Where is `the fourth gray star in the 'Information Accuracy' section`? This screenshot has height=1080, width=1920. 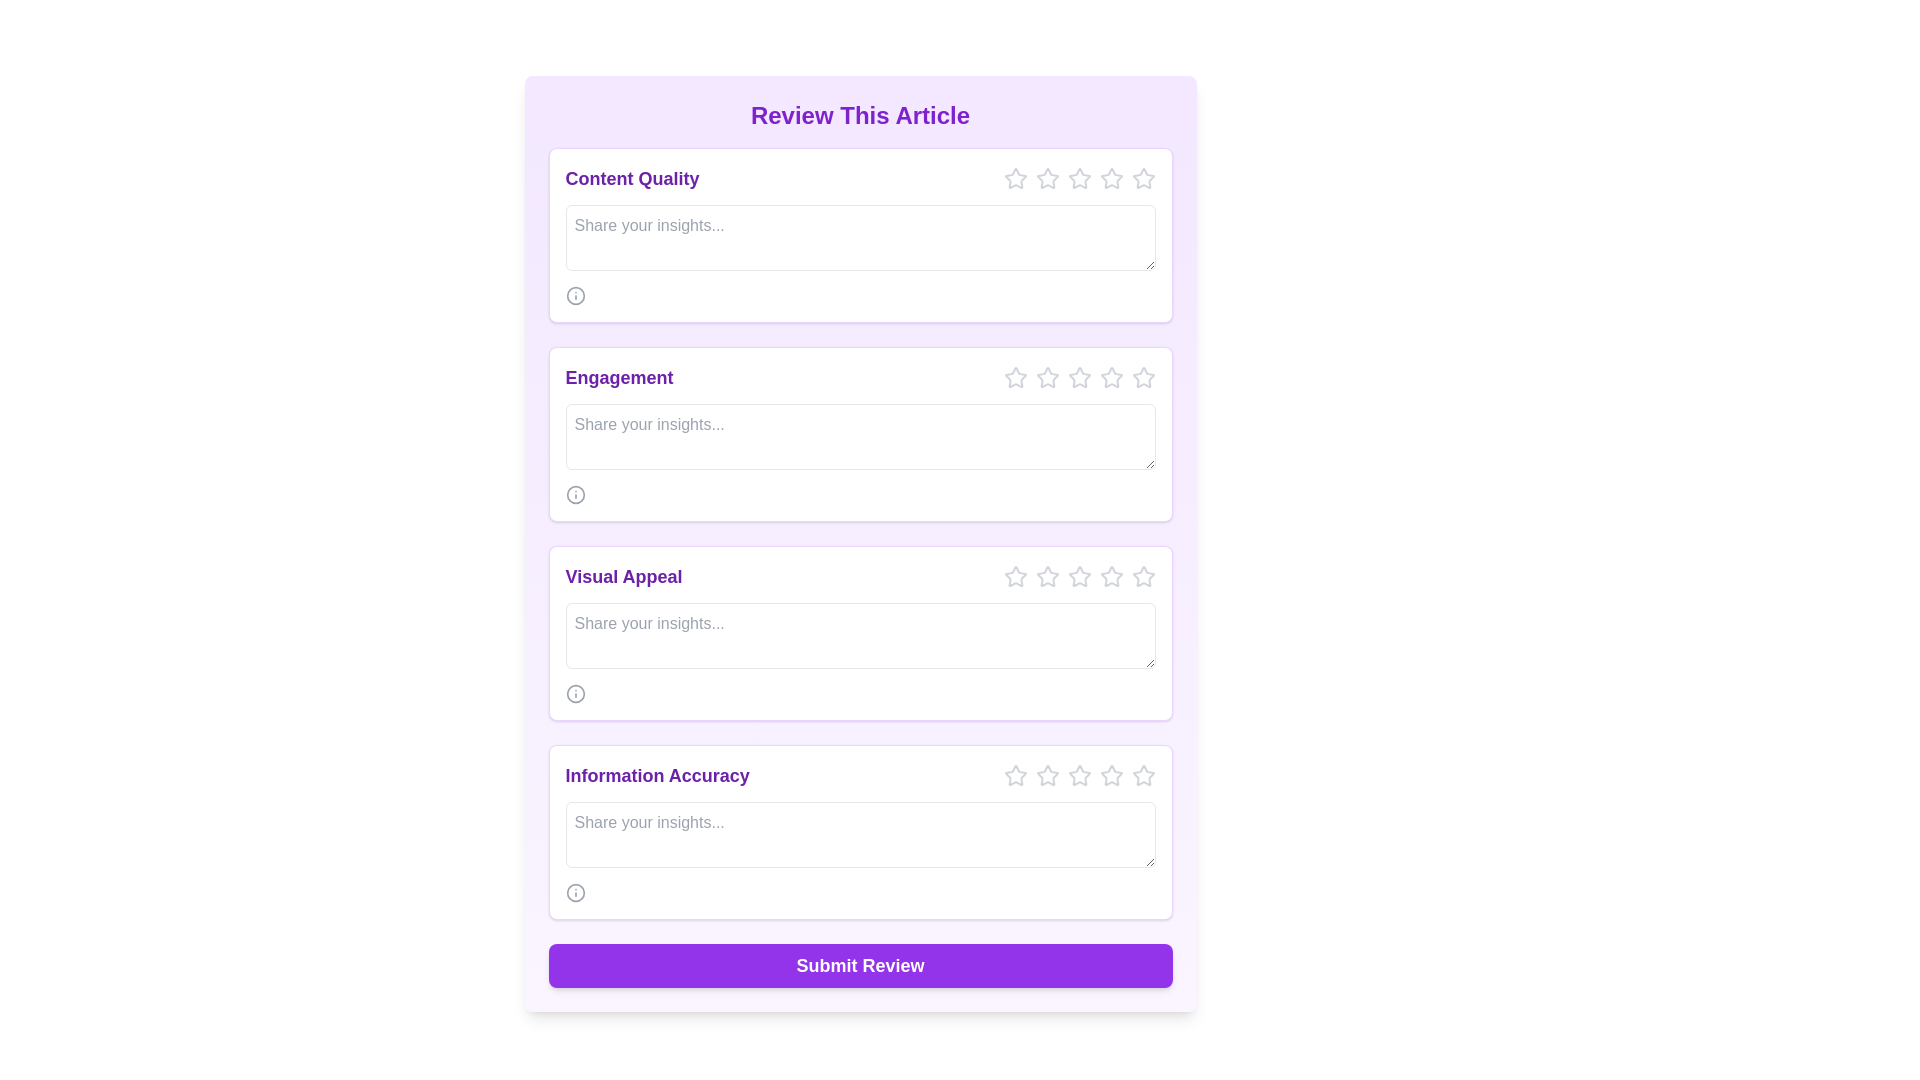 the fourth gray star in the 'Information Accuracy' section is located at coordinates (1078, 774).